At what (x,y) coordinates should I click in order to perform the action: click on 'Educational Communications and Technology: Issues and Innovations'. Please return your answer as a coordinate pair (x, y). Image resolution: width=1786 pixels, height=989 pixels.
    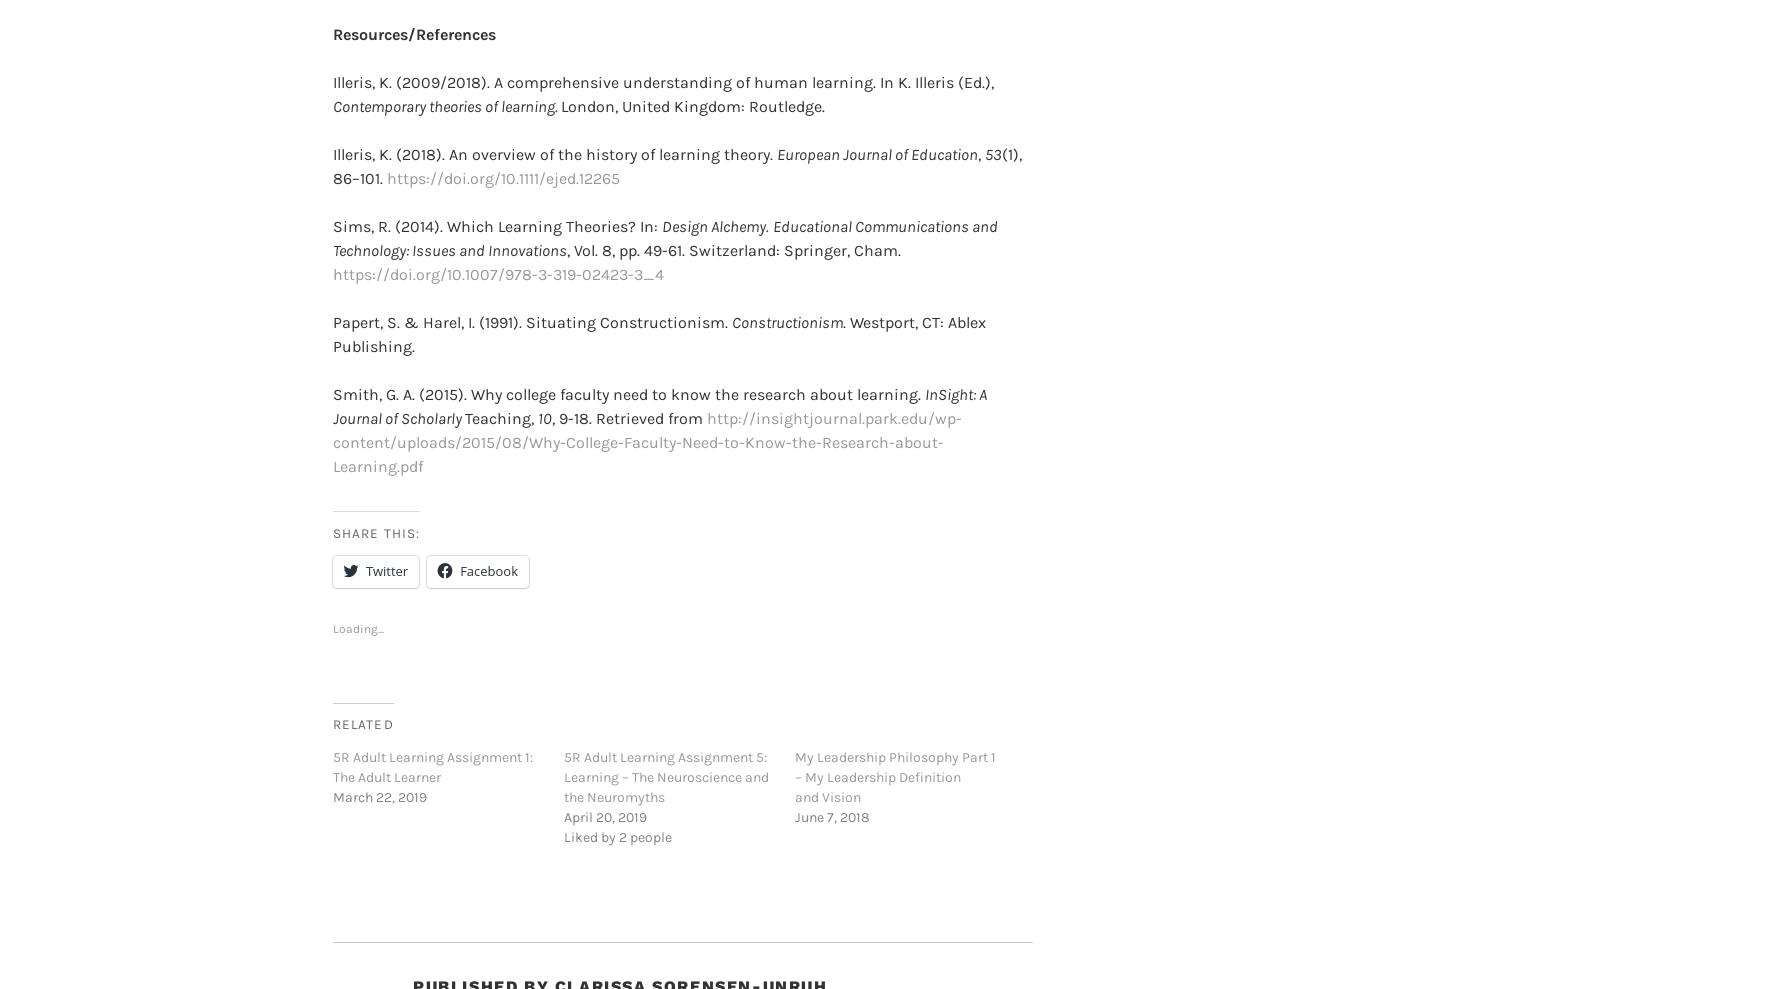
    Looking at the image, I should click on (665, 206).